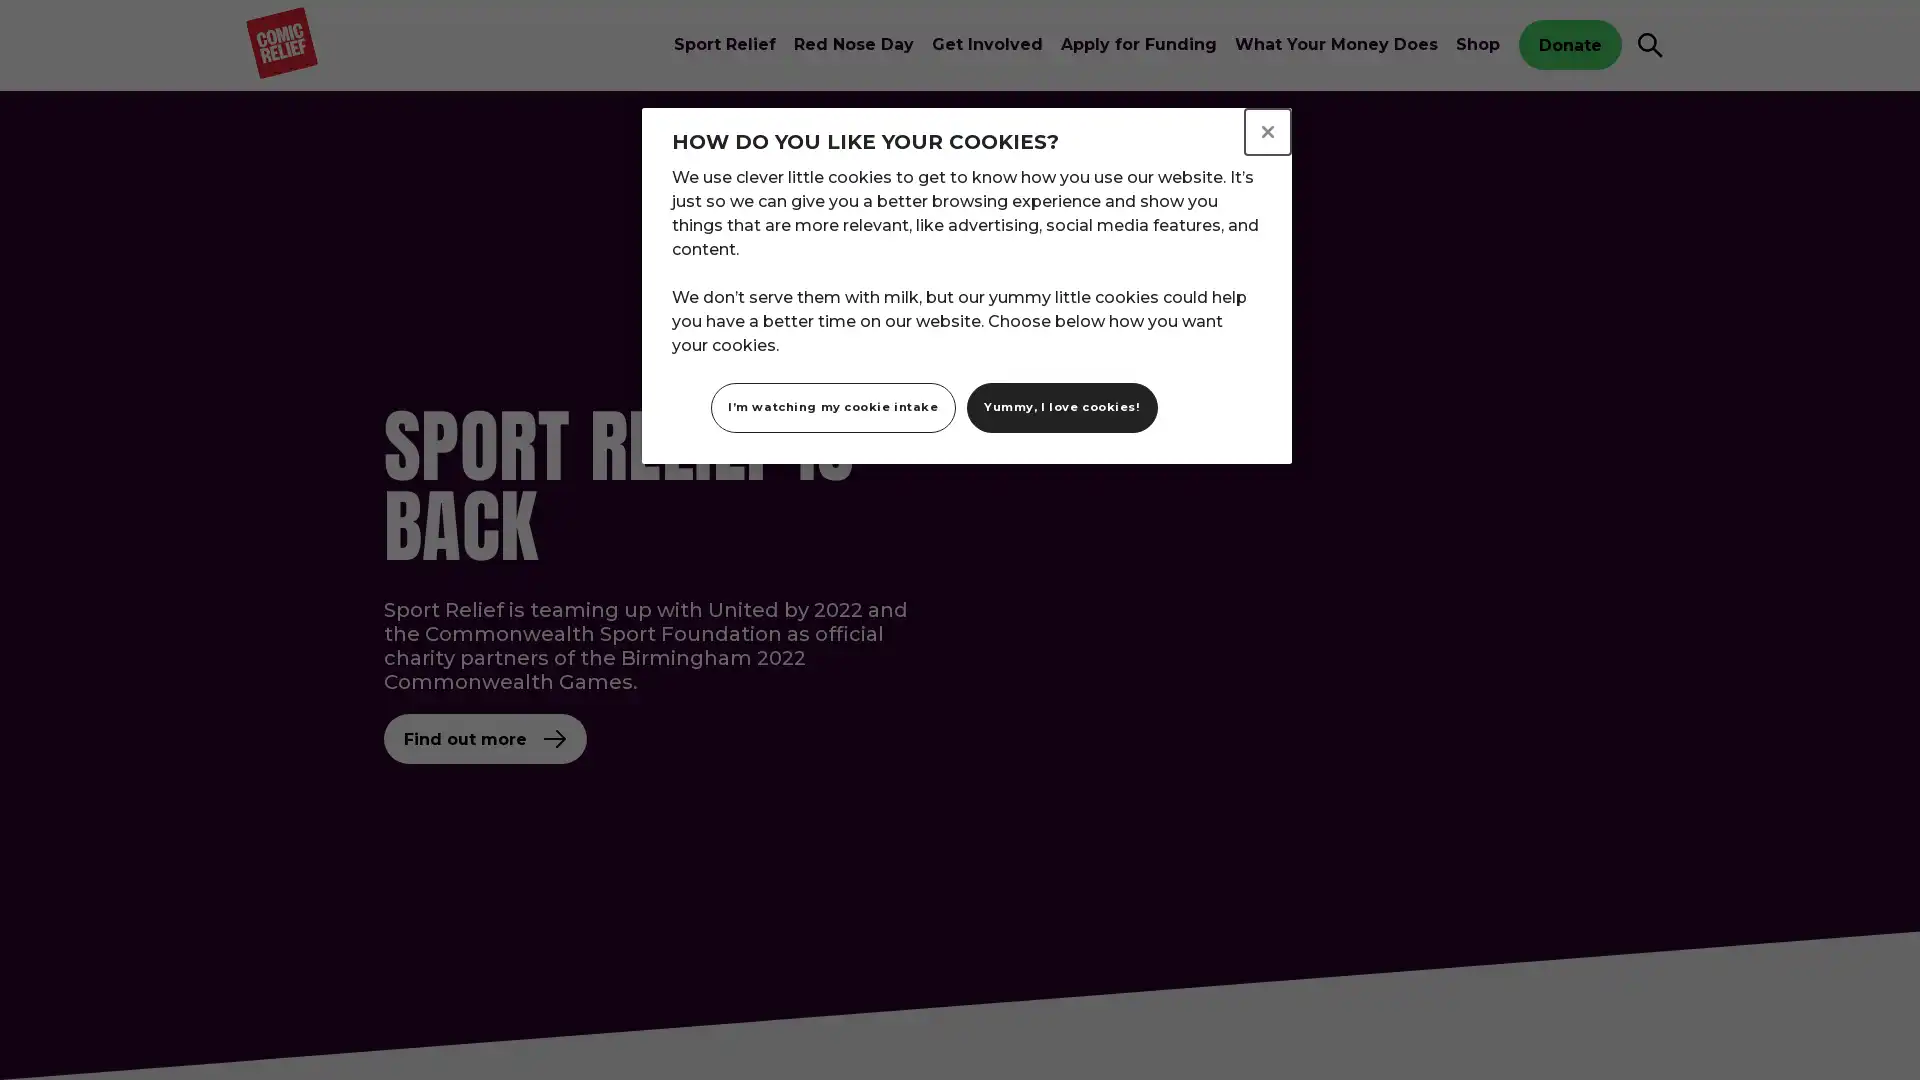  I want to click on Close, so click(1266, 131).